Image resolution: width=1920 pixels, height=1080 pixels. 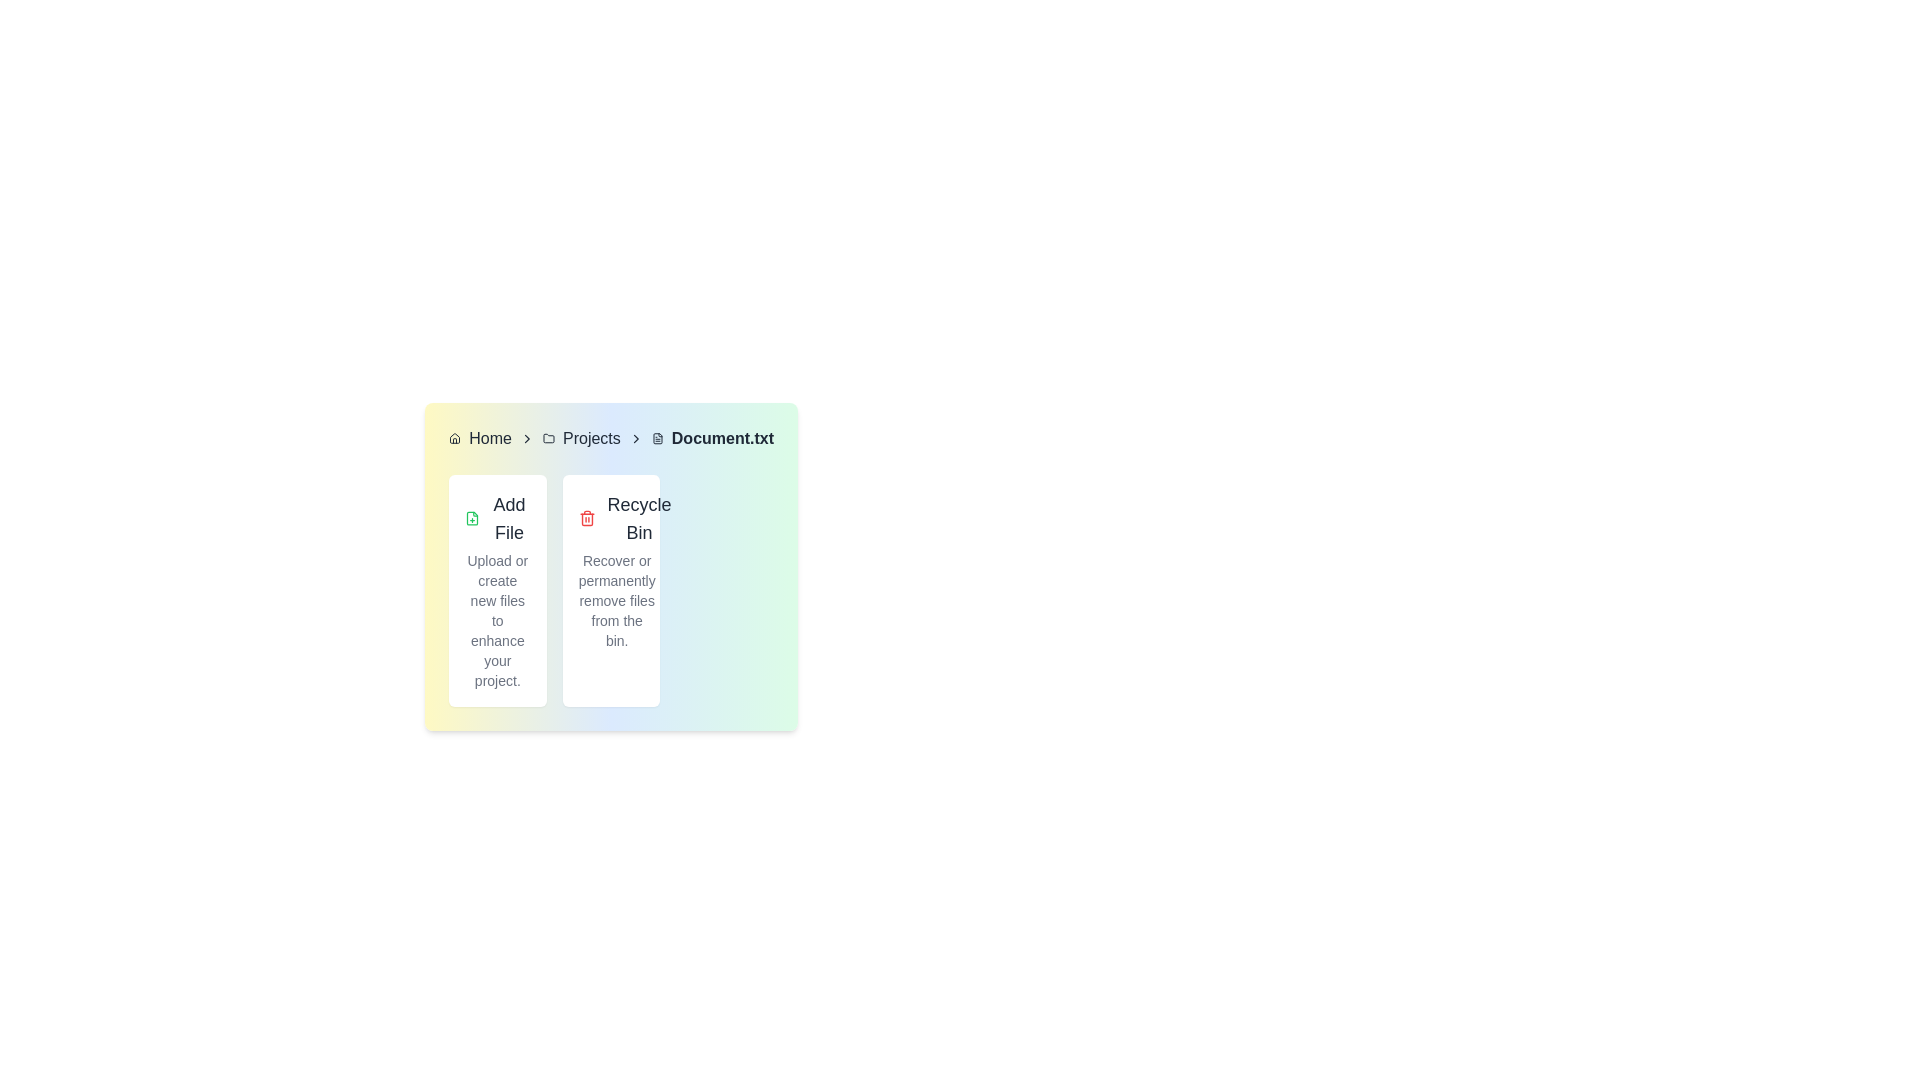 What do you see at coordinates (638, 518) in the screenshot?
I see `the 'Recycle Bin' text label, which is styled with a larger font size and dark gray color, located within a card-like UI component that is centrally positioned below a breadcrumb navigation bar` at bounding box center [638, 518].